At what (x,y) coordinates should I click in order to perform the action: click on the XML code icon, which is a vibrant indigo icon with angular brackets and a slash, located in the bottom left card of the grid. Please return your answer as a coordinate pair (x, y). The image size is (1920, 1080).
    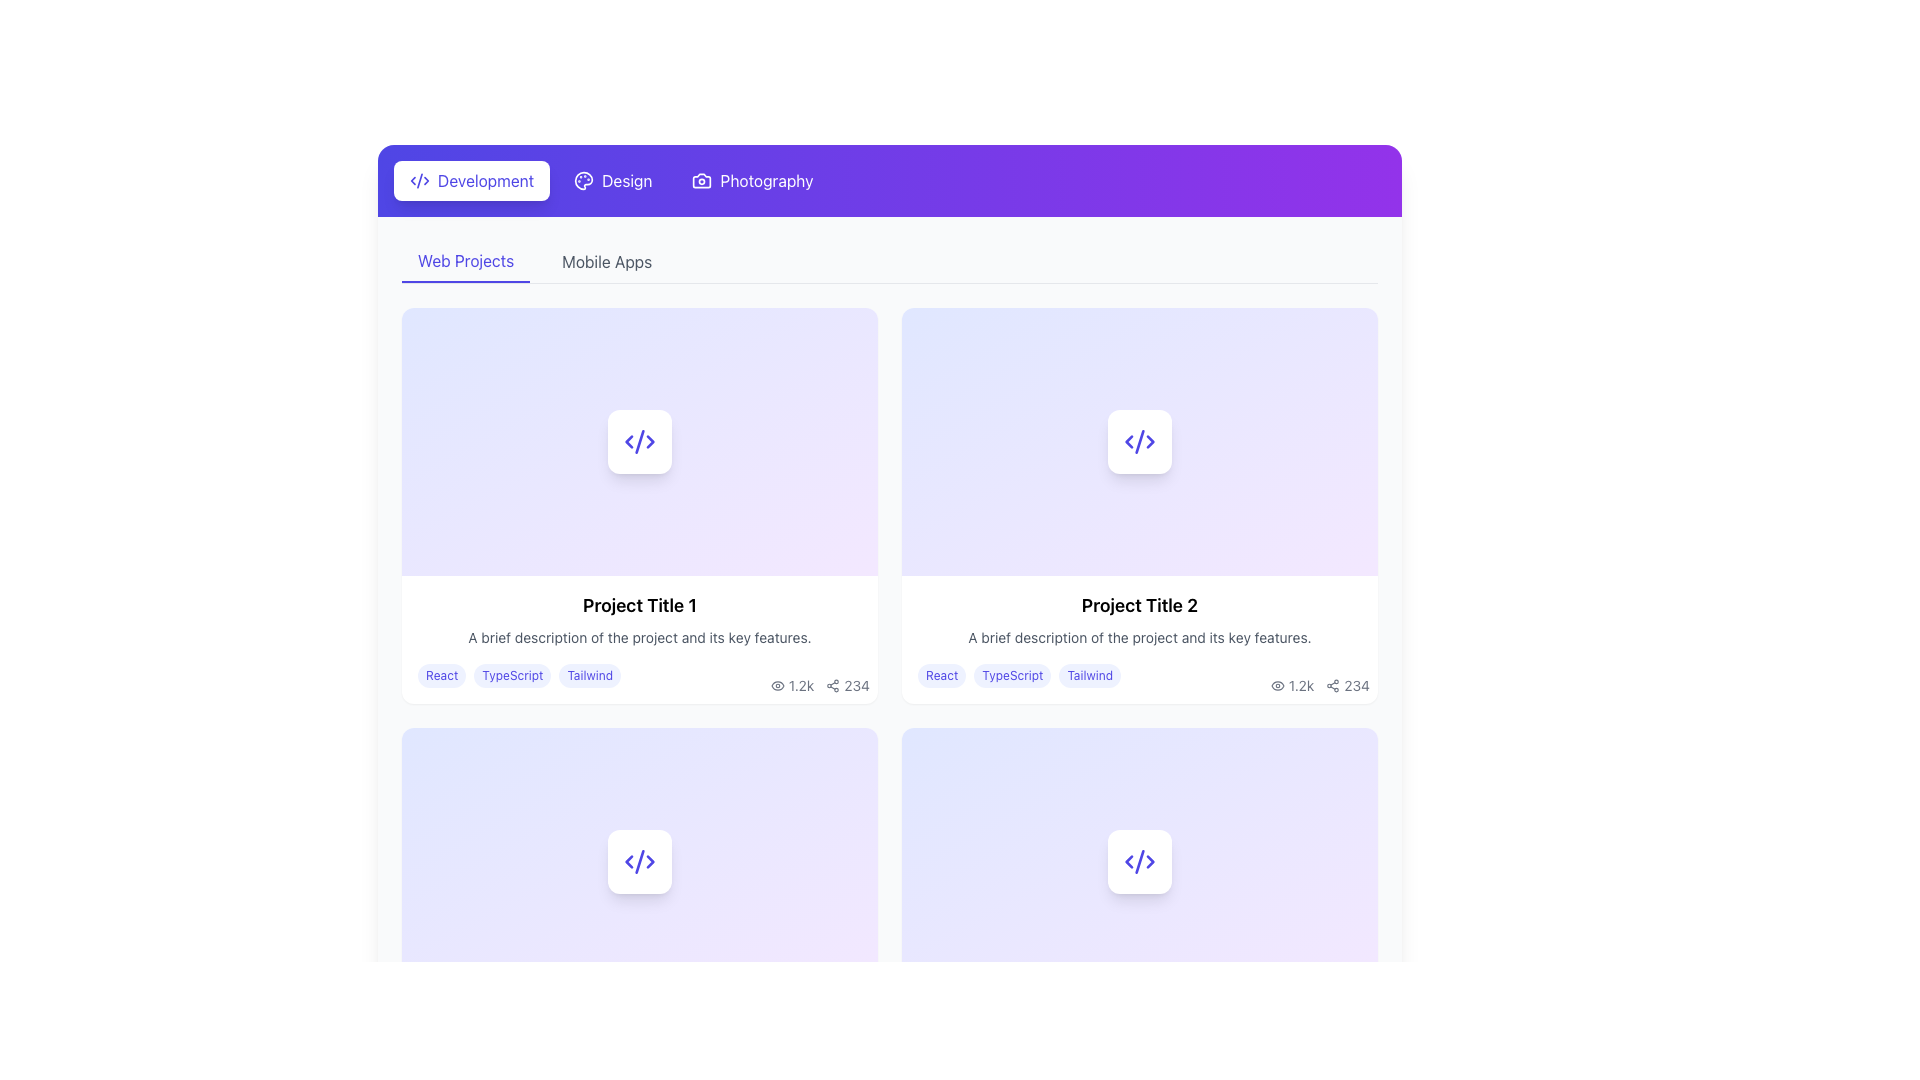
    Looking at the image, I should click on (1140, 859).